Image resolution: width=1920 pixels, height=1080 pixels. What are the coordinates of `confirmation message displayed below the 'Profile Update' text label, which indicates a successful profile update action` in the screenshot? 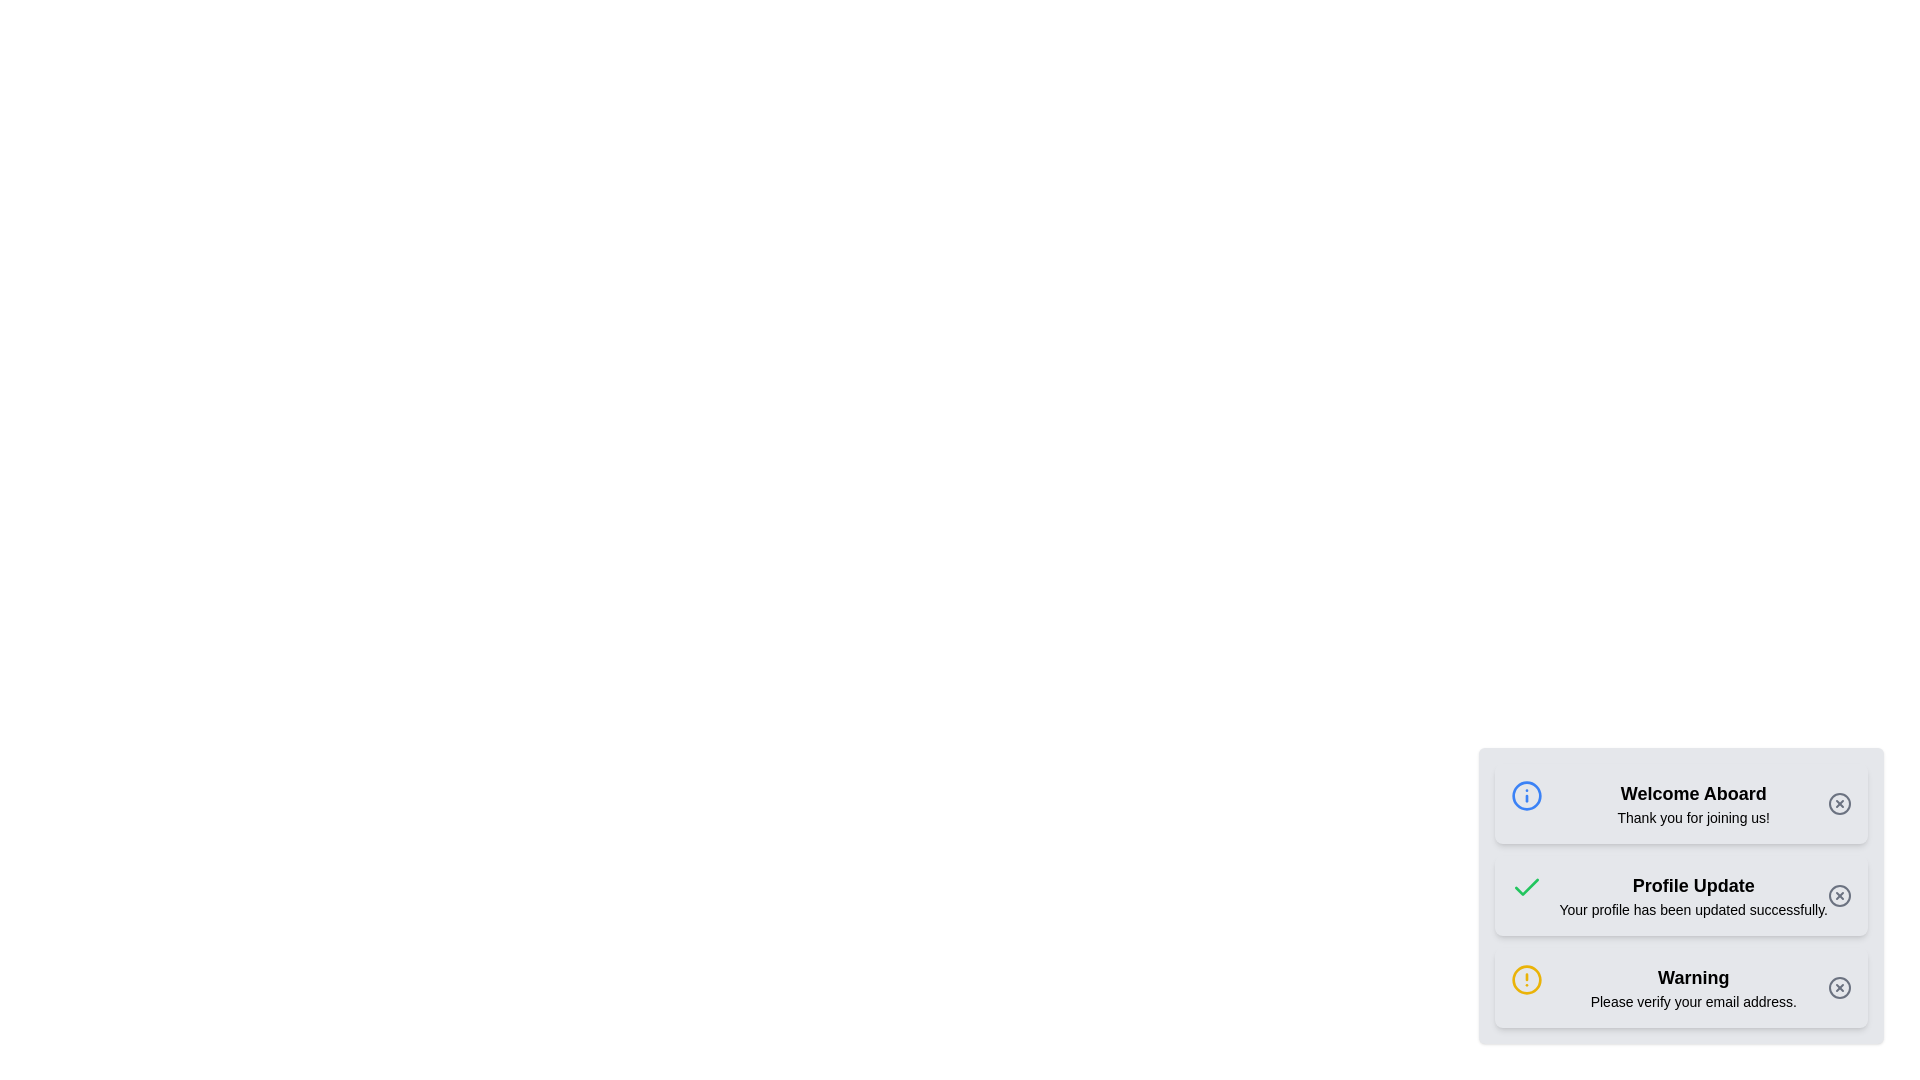 It's located at (1692, 910).